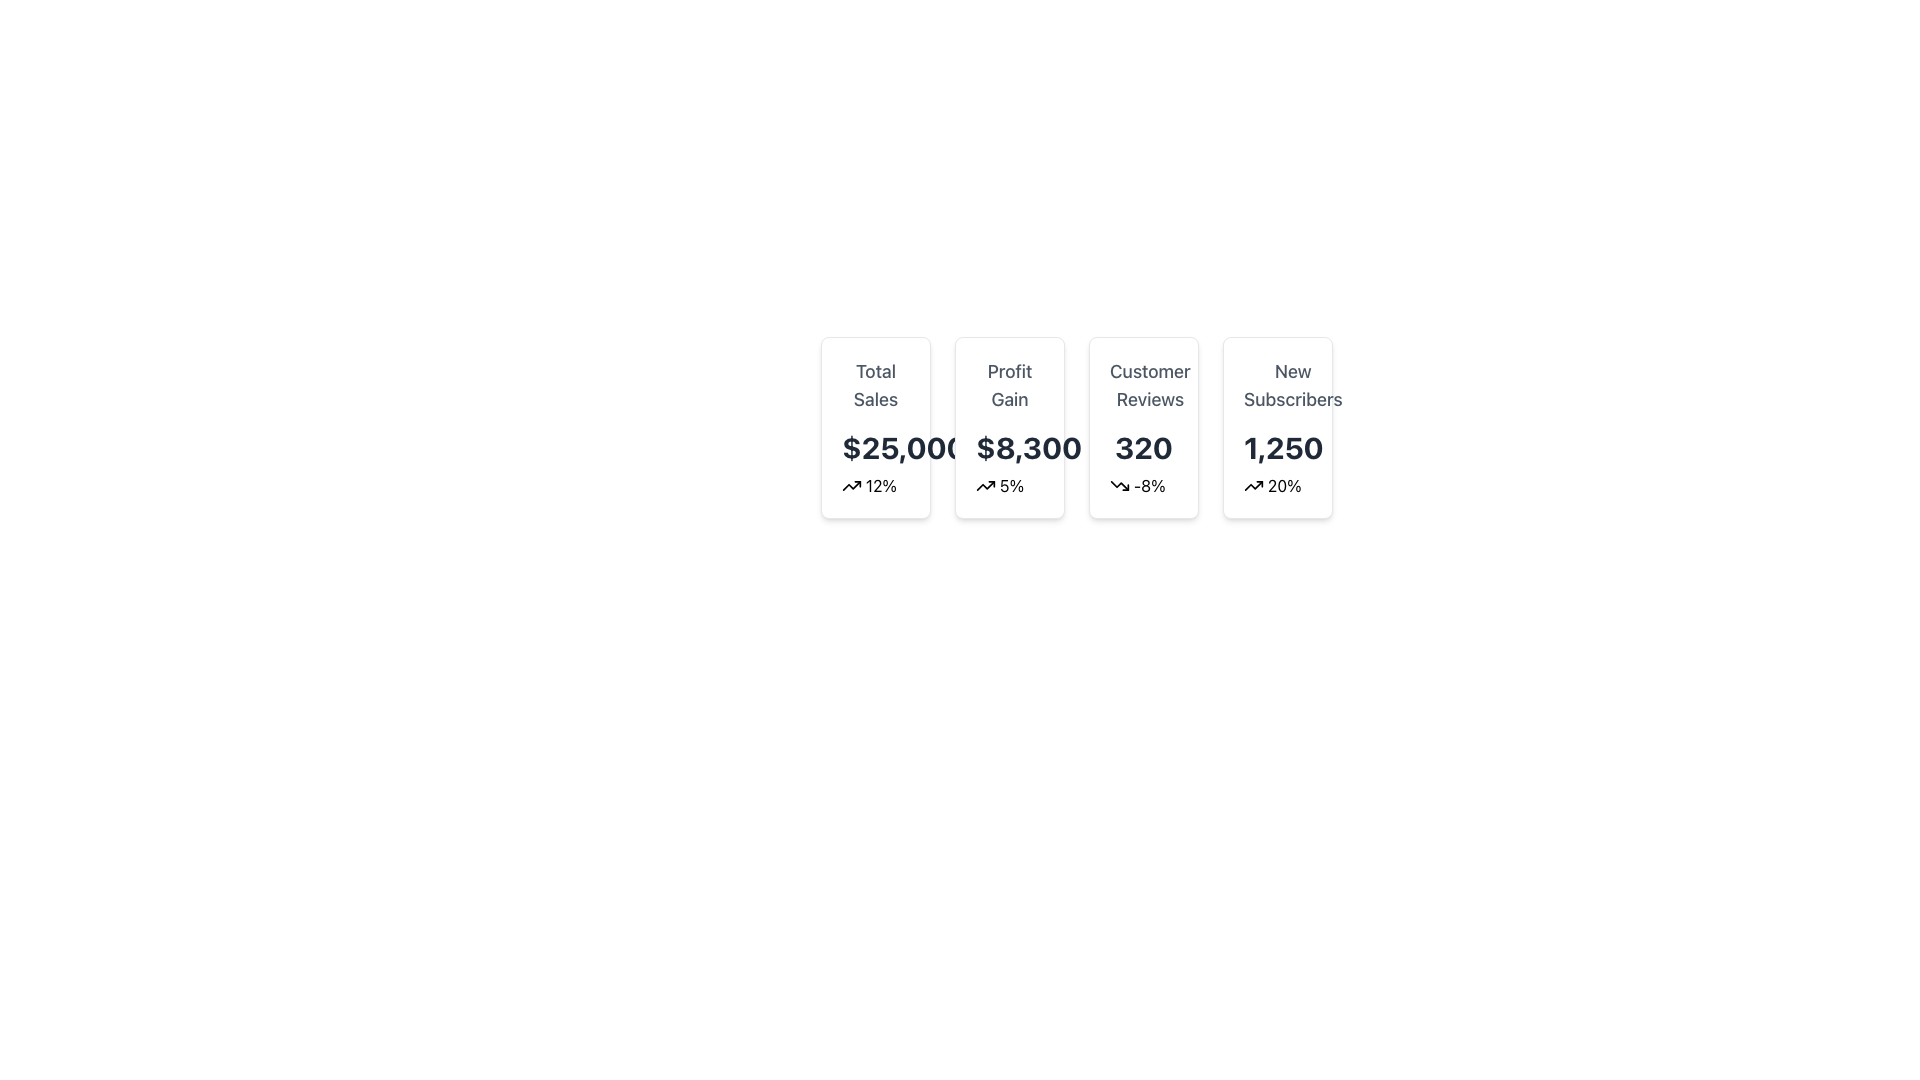 The image size is (1920, 1080). I want to click on the descriptive header text label for 'New Subscribers' located at the upper-center of the fourth card to associate it with the underlying data, so click(1293, 385).